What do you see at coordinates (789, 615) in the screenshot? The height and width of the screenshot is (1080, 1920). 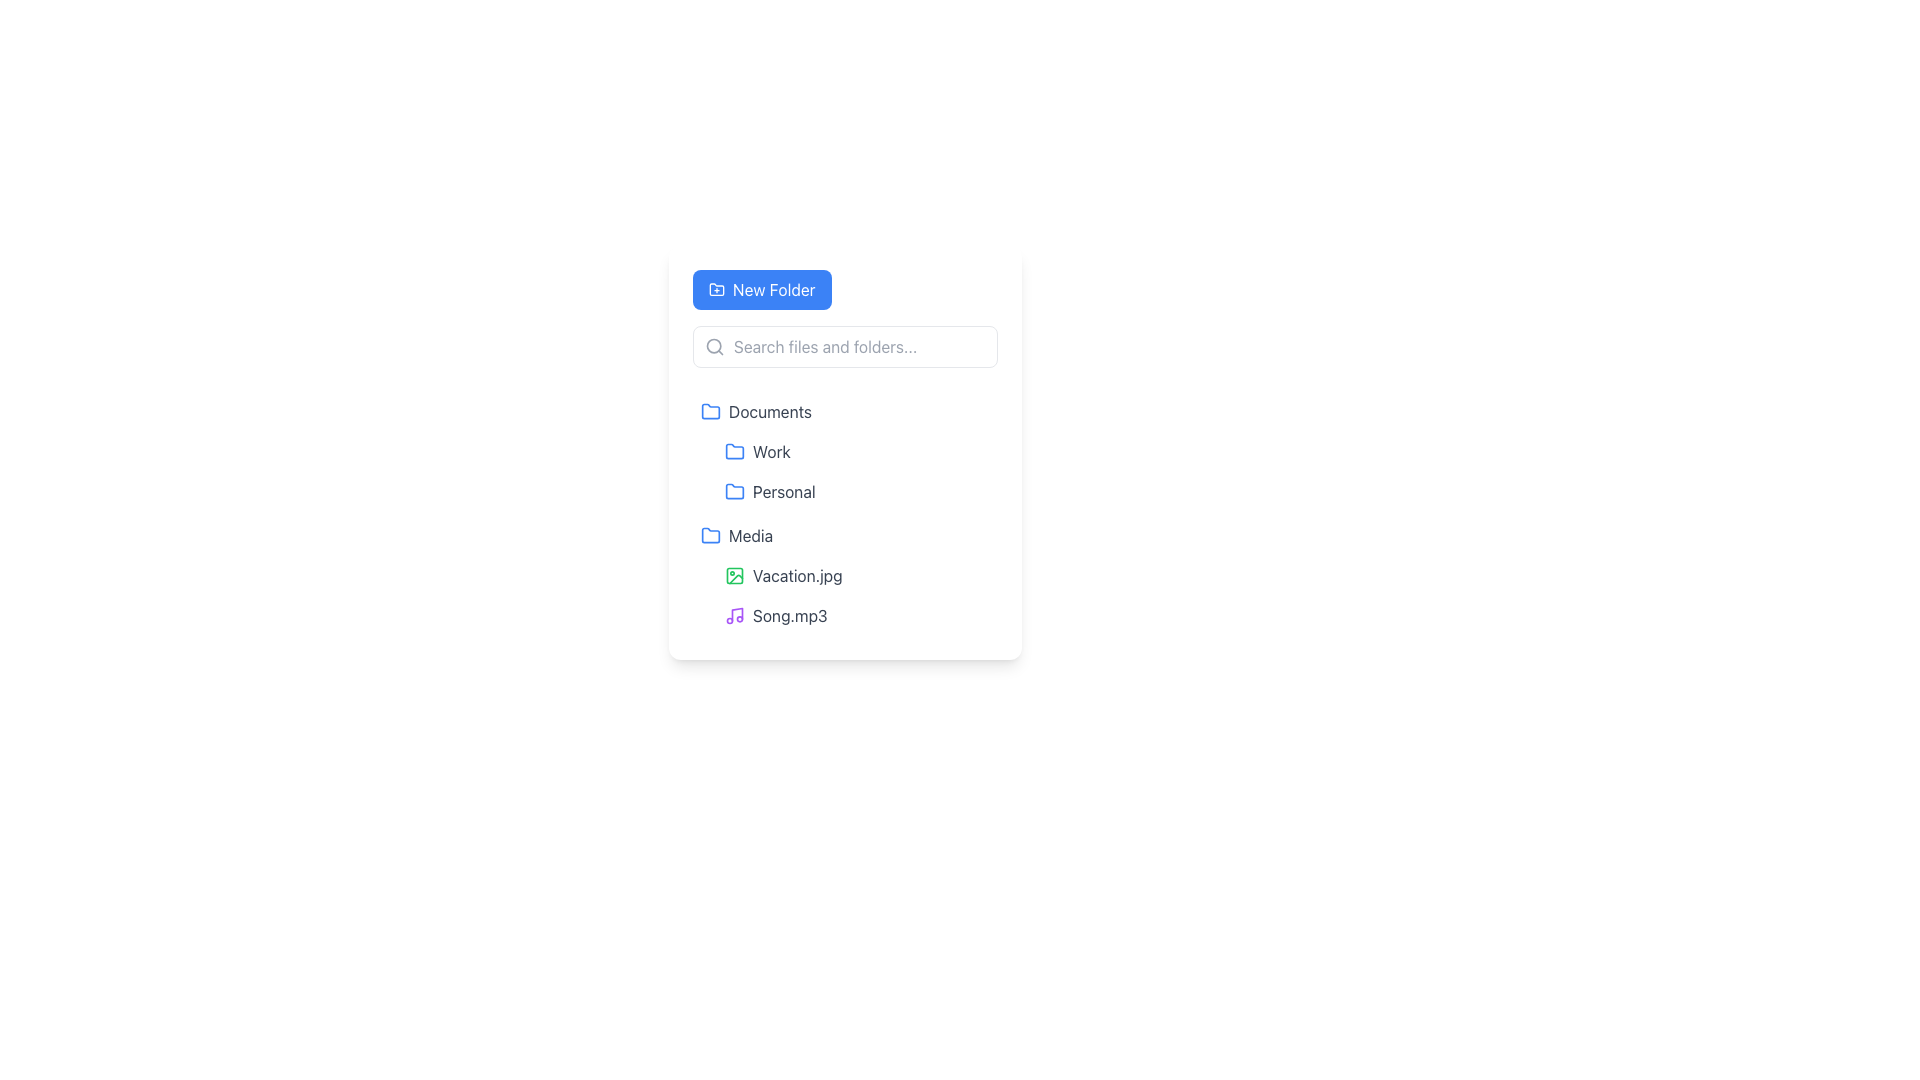 I see `the static text label displaying the audio file name 'Song.mp3' located in the Media folder, which is the fourth item in the file browser list` at bounding box center [789, 615].